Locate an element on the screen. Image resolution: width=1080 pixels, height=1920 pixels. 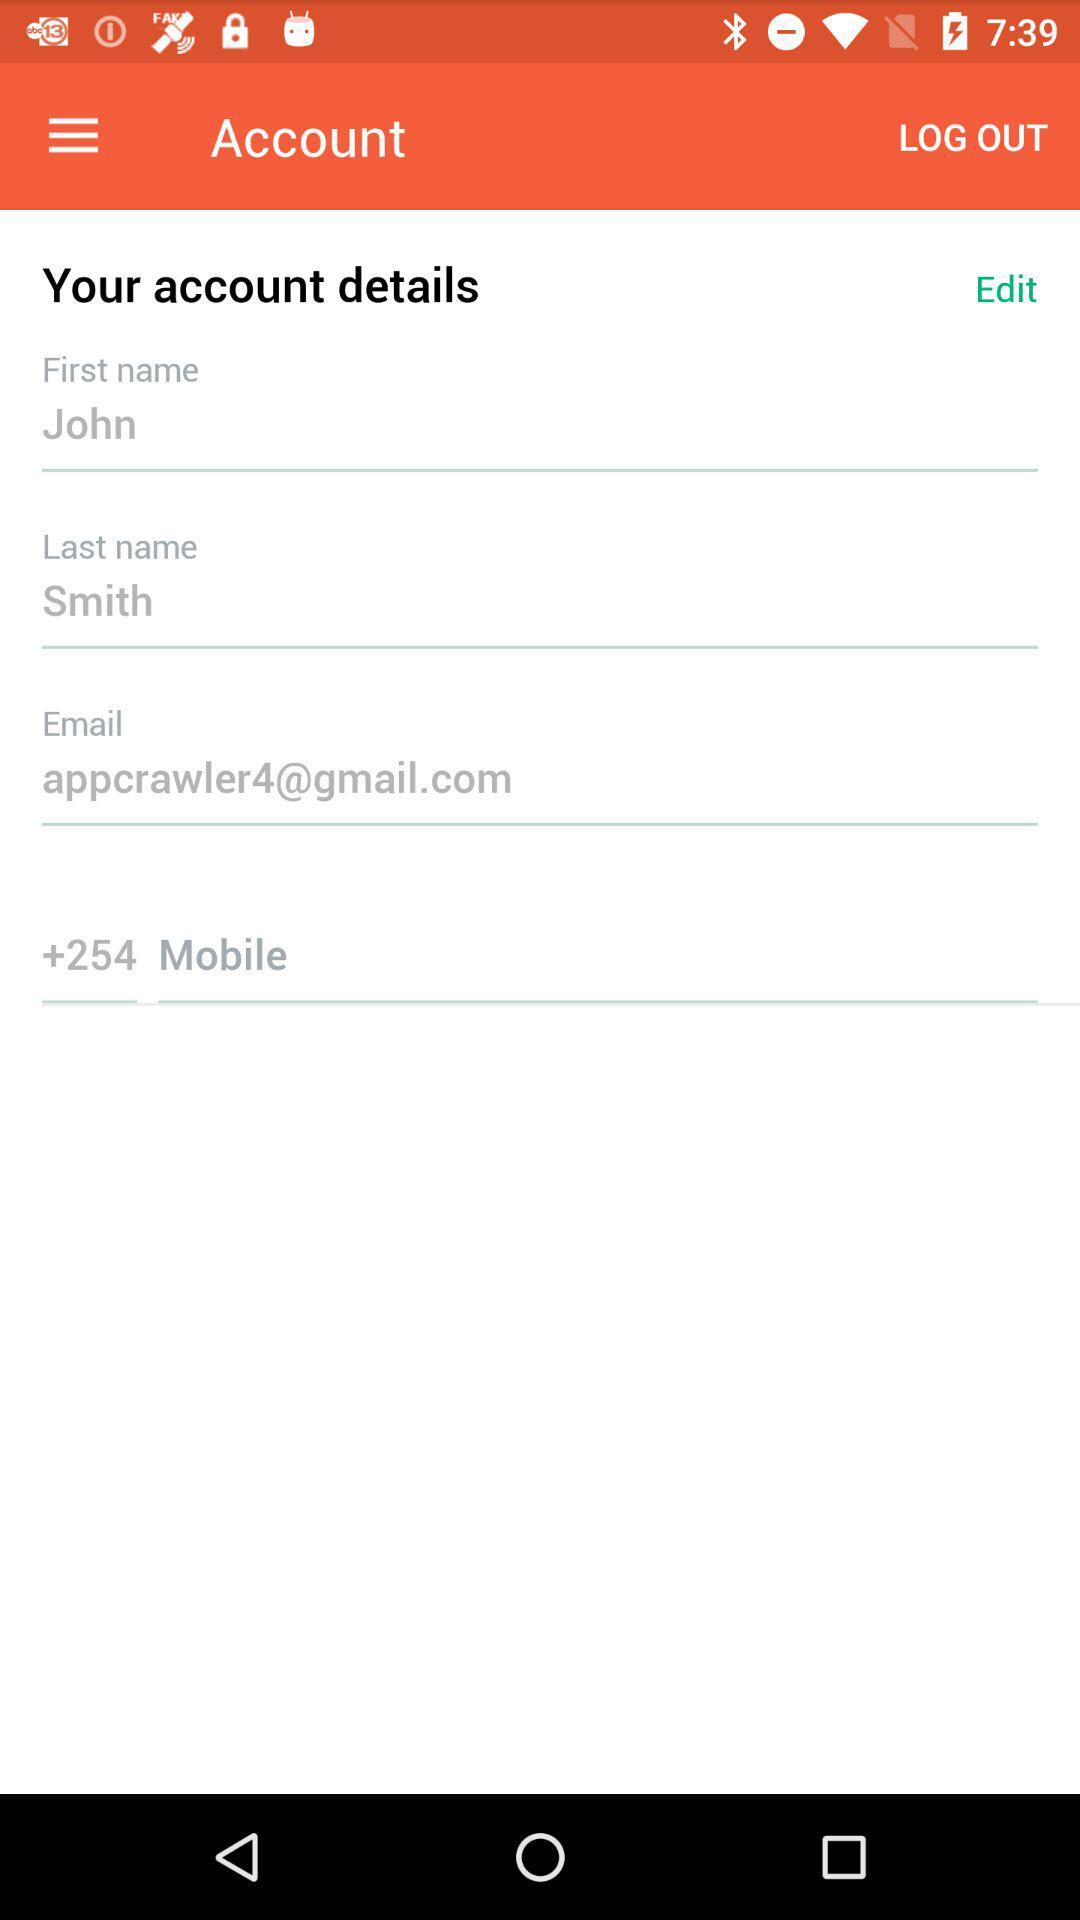
edit item is located at coordinates (1006, 287).